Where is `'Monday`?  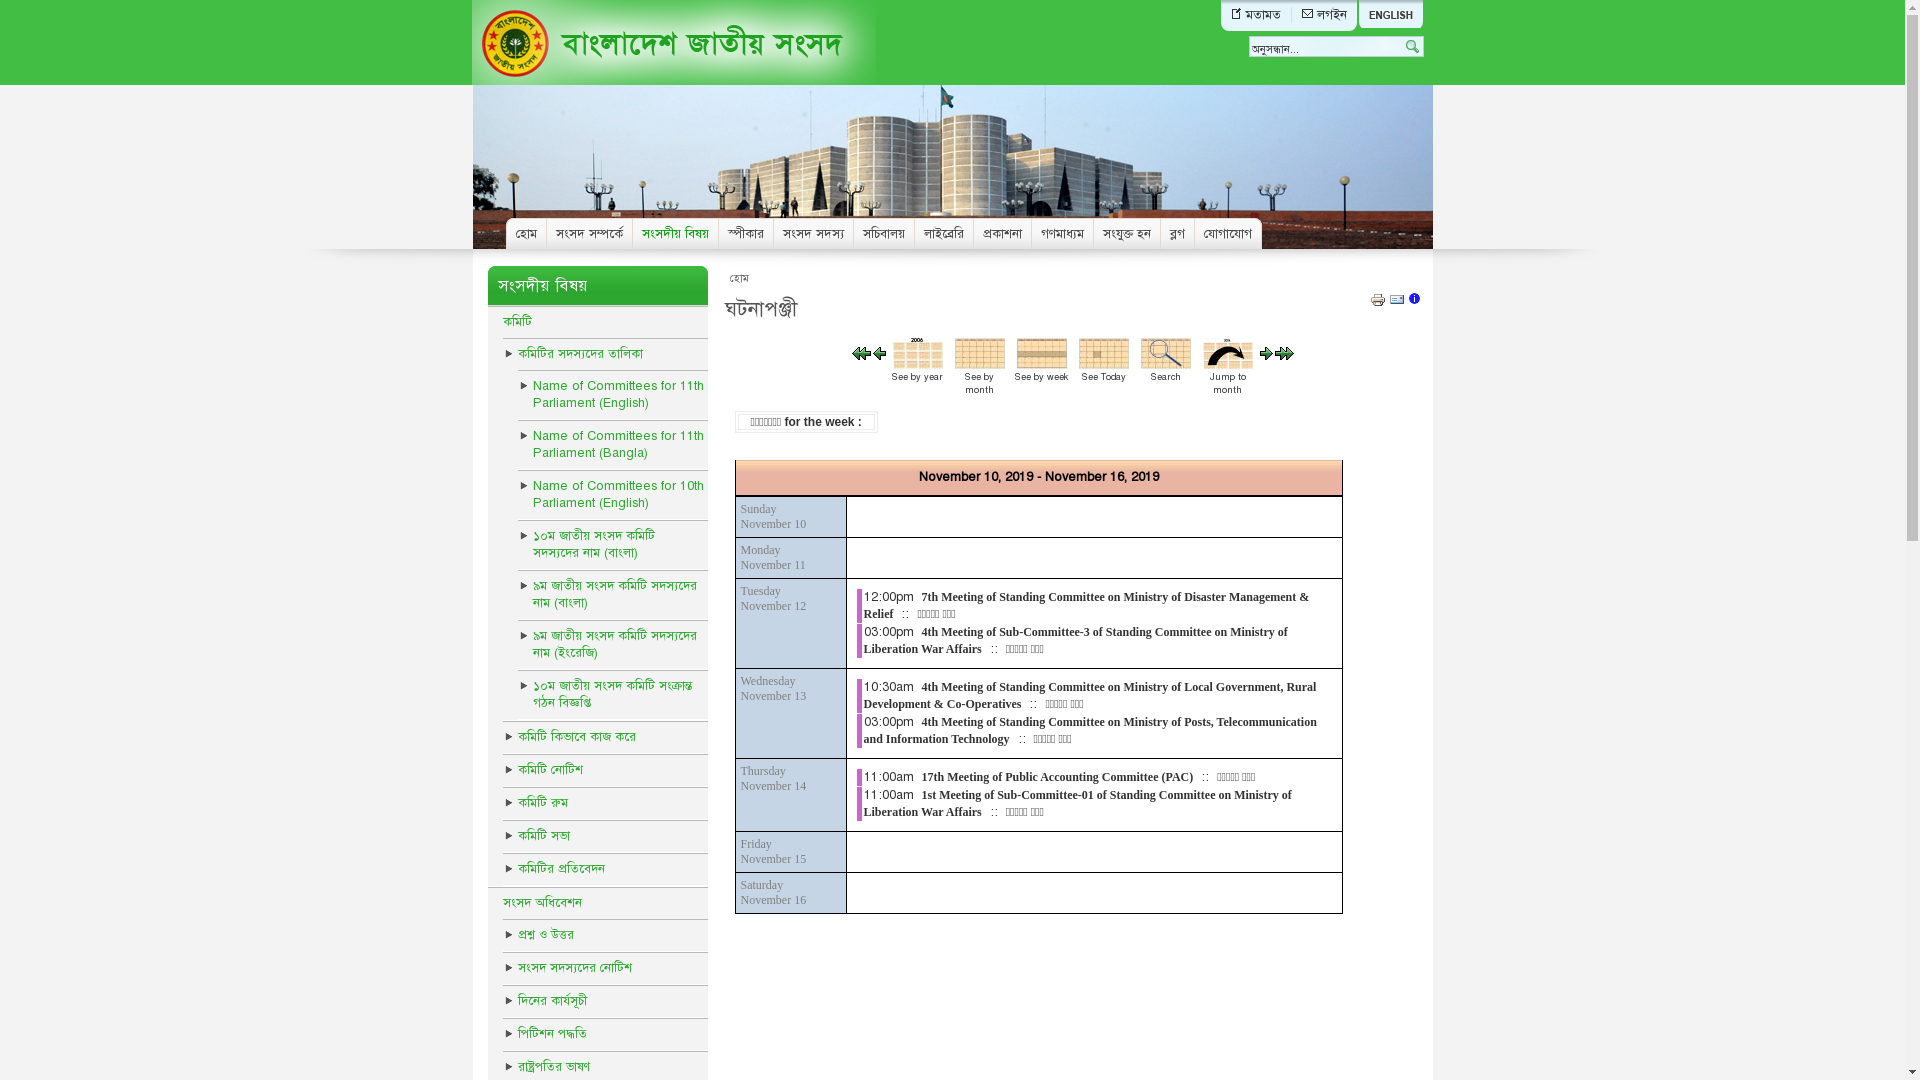 'Monday is located at coordinates (738, 557).